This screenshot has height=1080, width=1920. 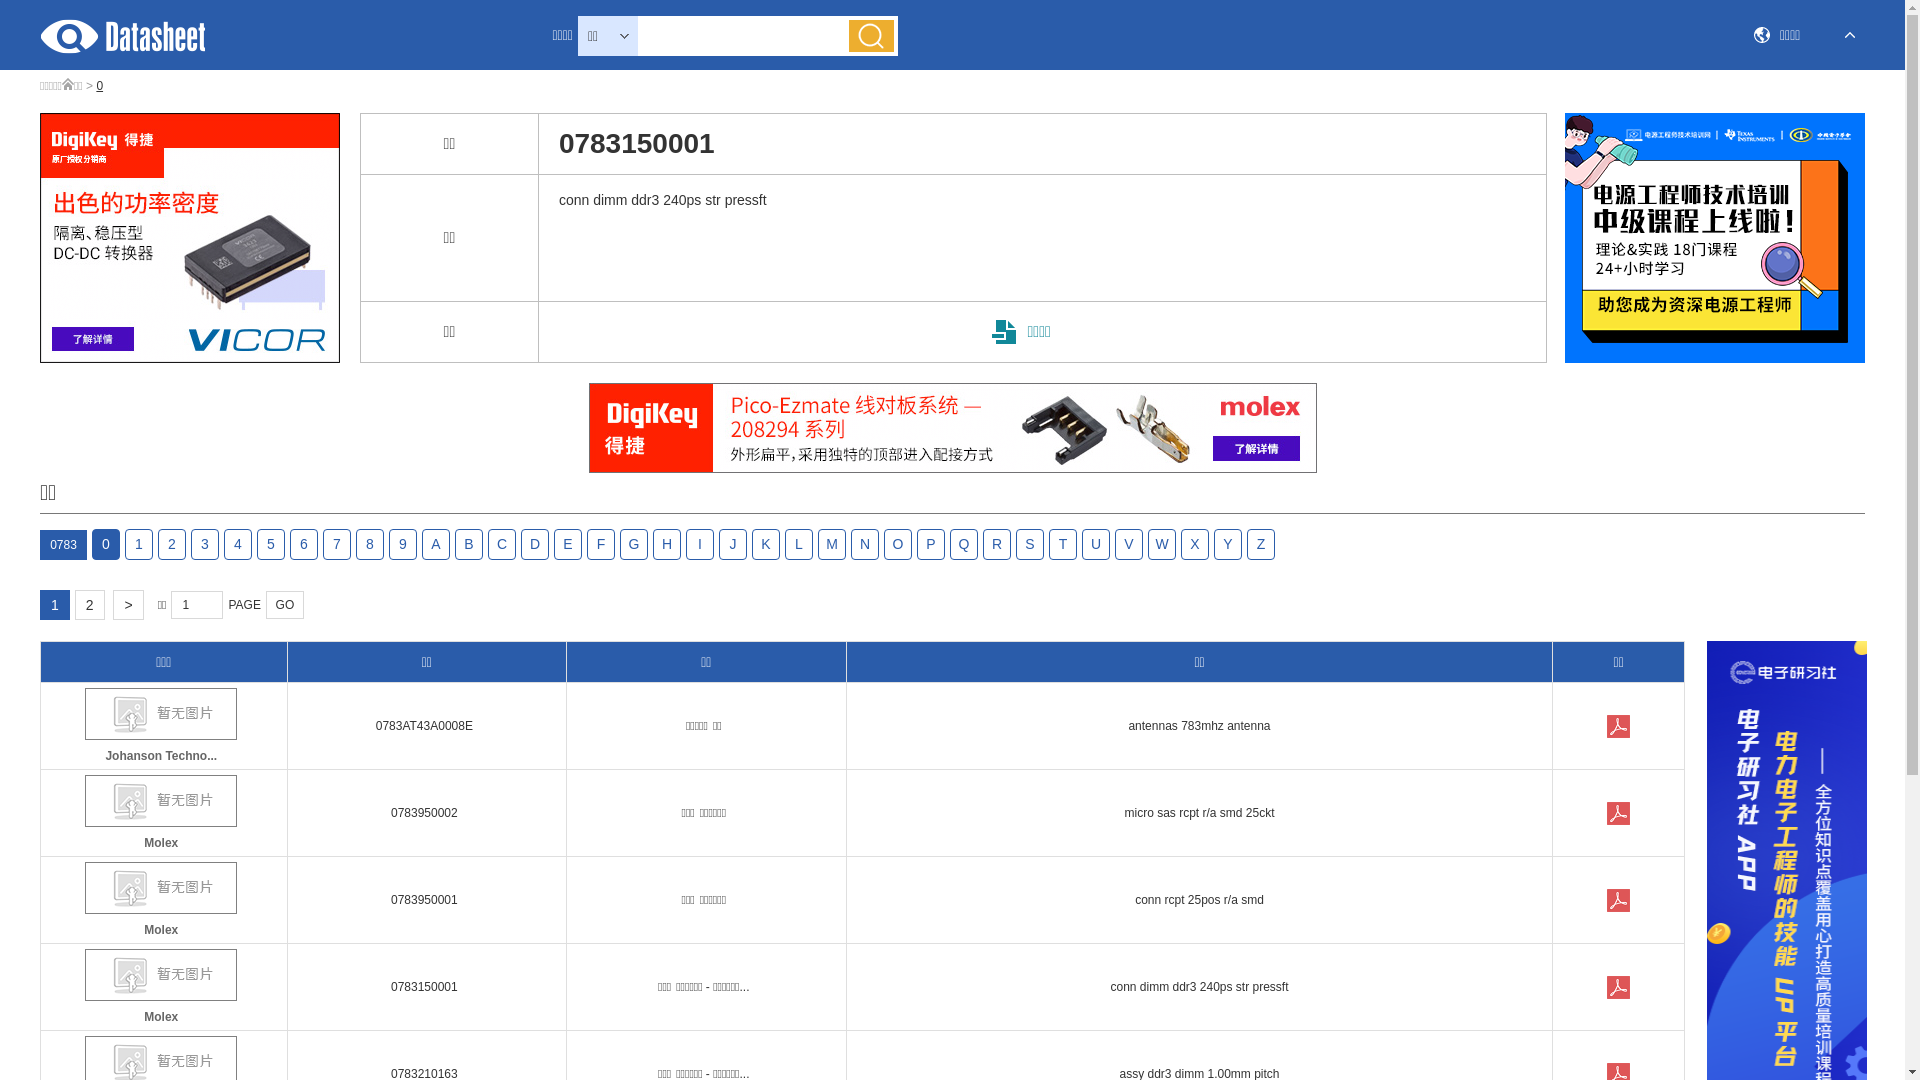 I want to click on 'R', so click(x=997, y=544).